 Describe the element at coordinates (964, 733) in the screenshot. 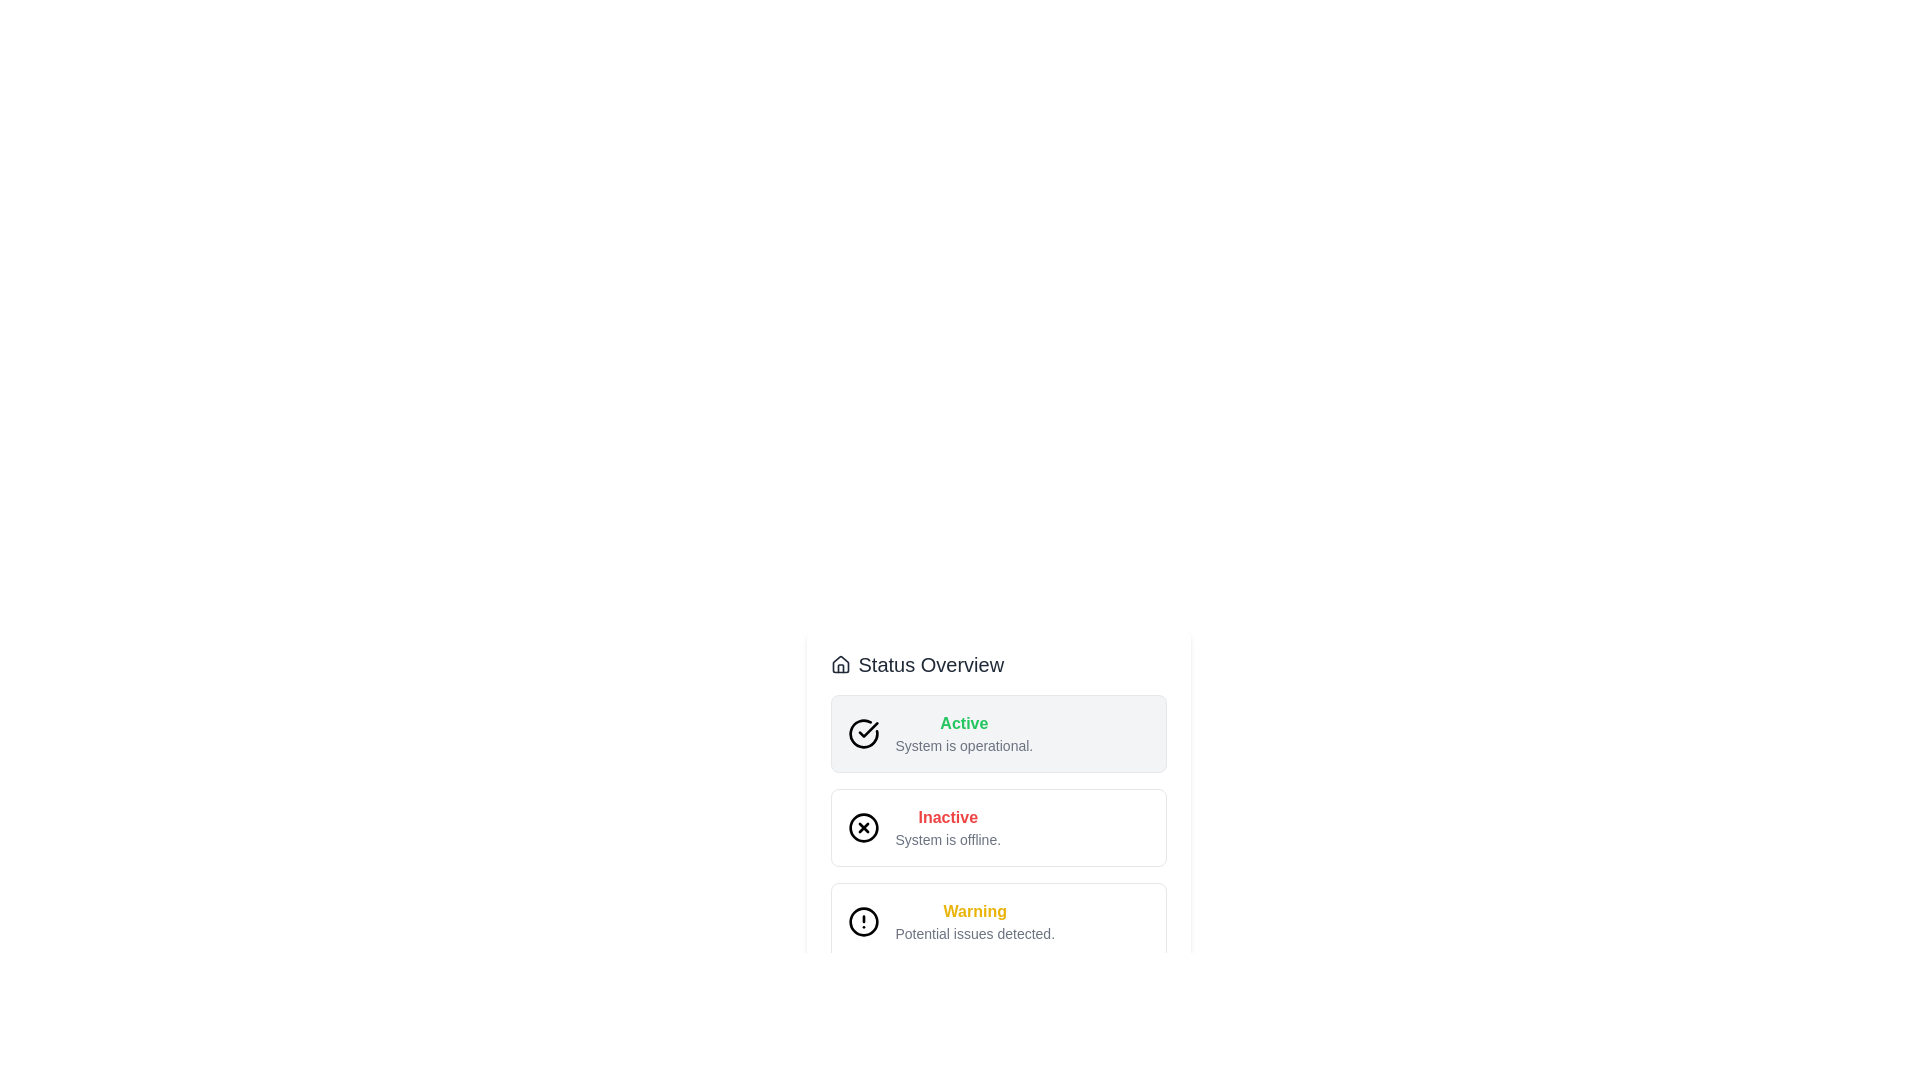

I see `the textual status indicator displaying 'Active' with a green font and the message 'System is operational.' below it, which is the first entry in a vertical status list` at that location.